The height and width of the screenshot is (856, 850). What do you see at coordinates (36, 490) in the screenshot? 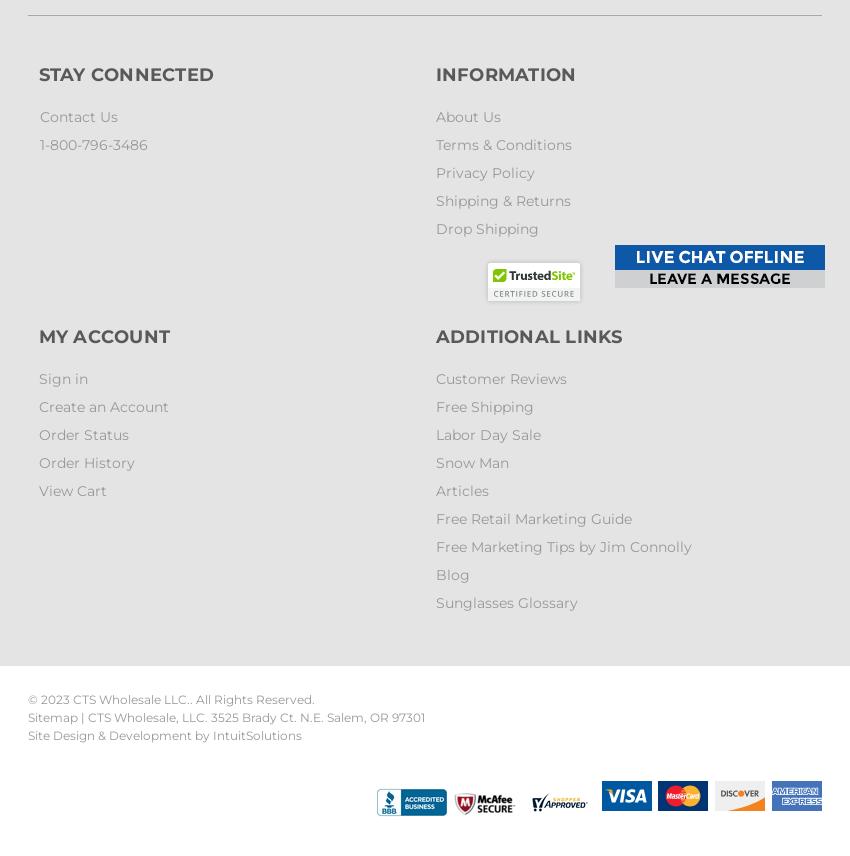
I see `'View Cart'` at bounding box center [36, 490].